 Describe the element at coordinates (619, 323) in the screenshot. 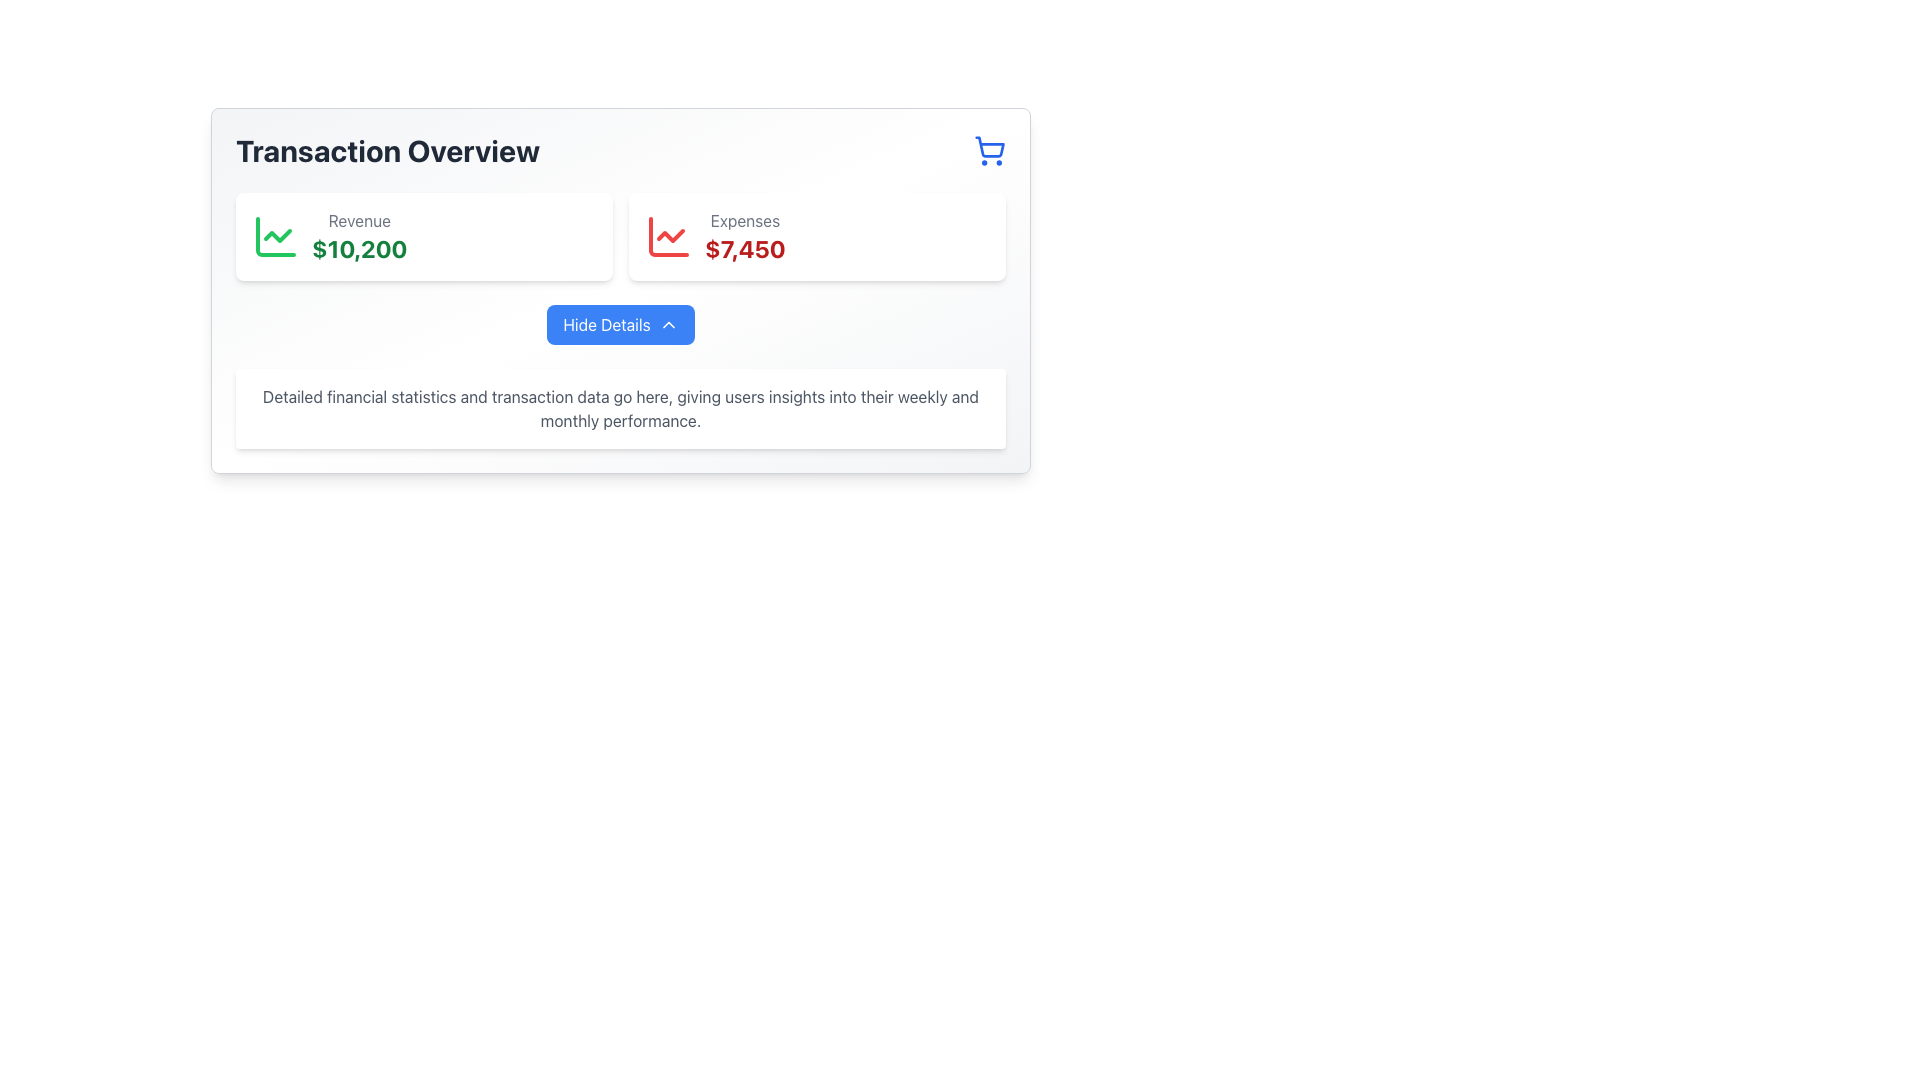

I see `the blue button labeled 'Hide Details' with a white text and an upward-pointing chevron icon` at that location.